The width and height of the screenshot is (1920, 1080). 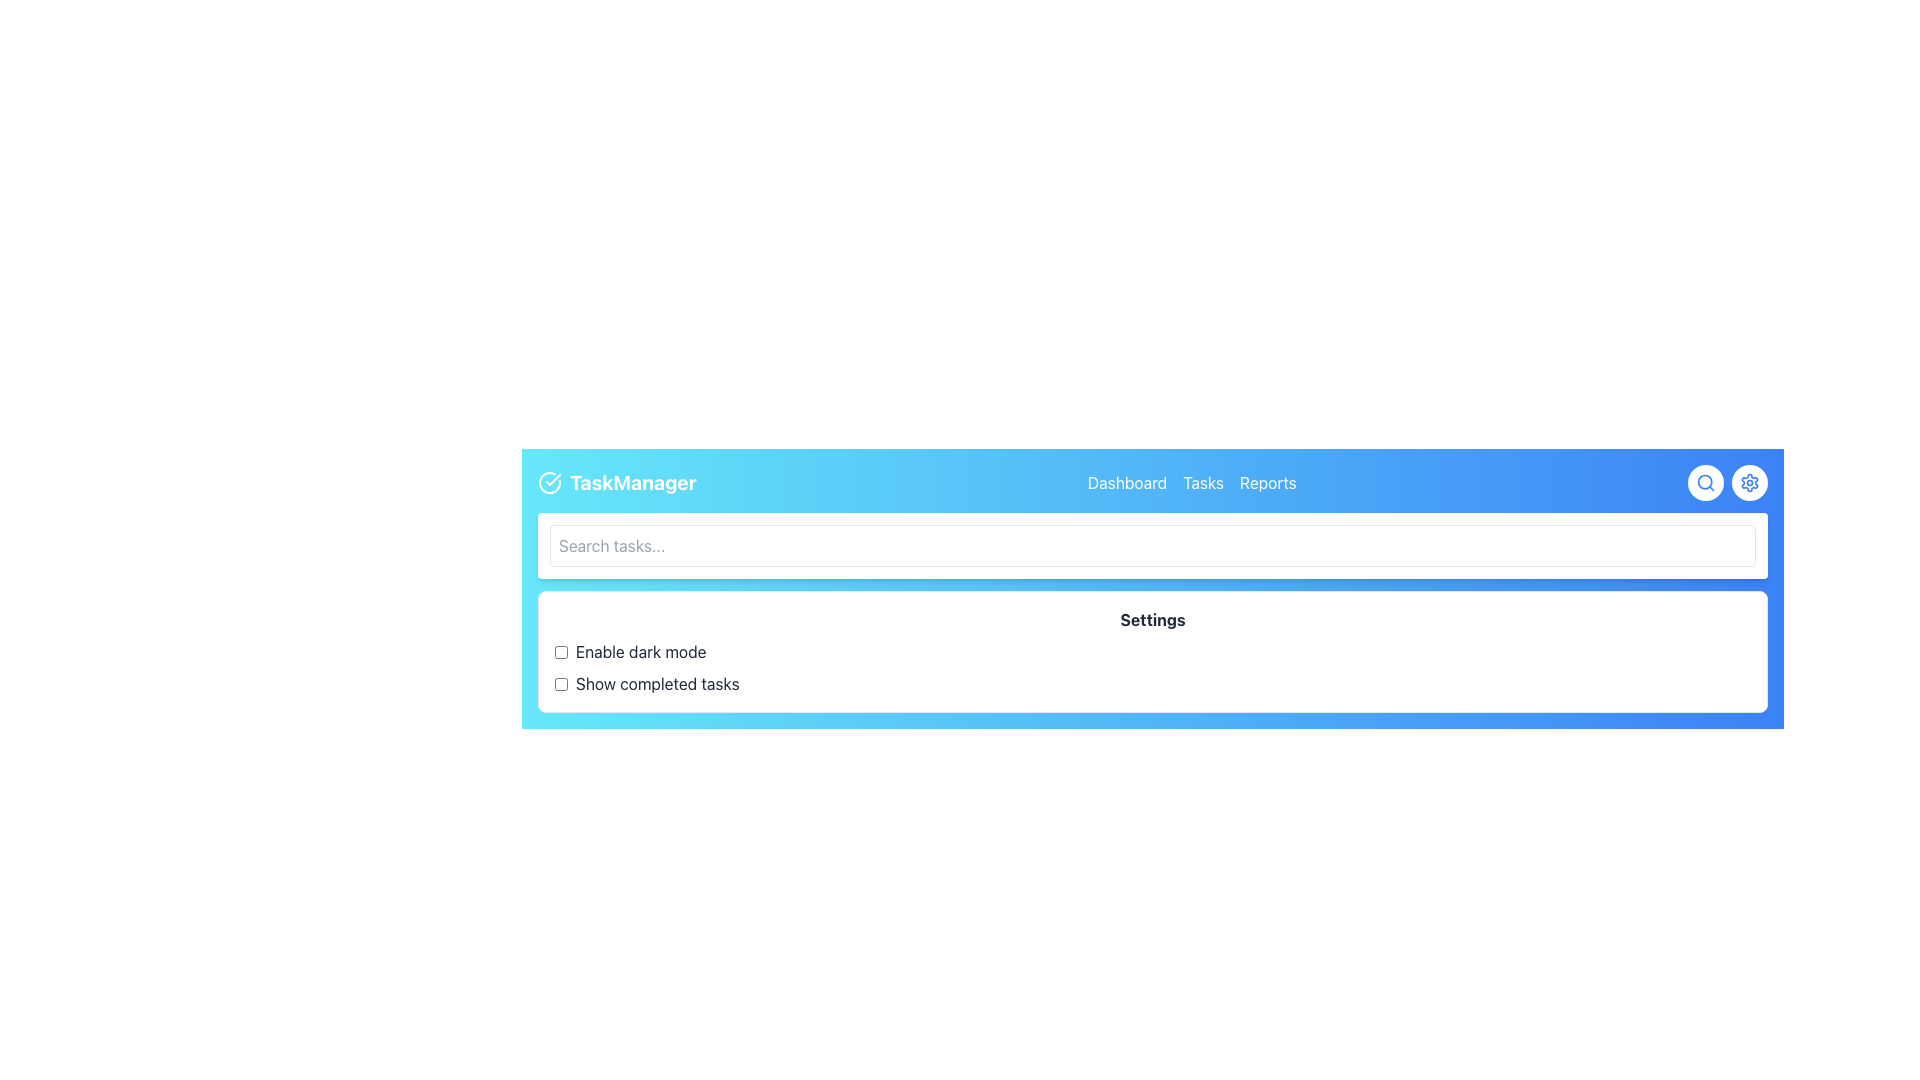 What do you see at coordinates (560, 651) in the screenshot?
I see `the checkbox for 'Enable dark mode' located at the far left of the text in the 'Settings' section` at bounding box center [560, 651].